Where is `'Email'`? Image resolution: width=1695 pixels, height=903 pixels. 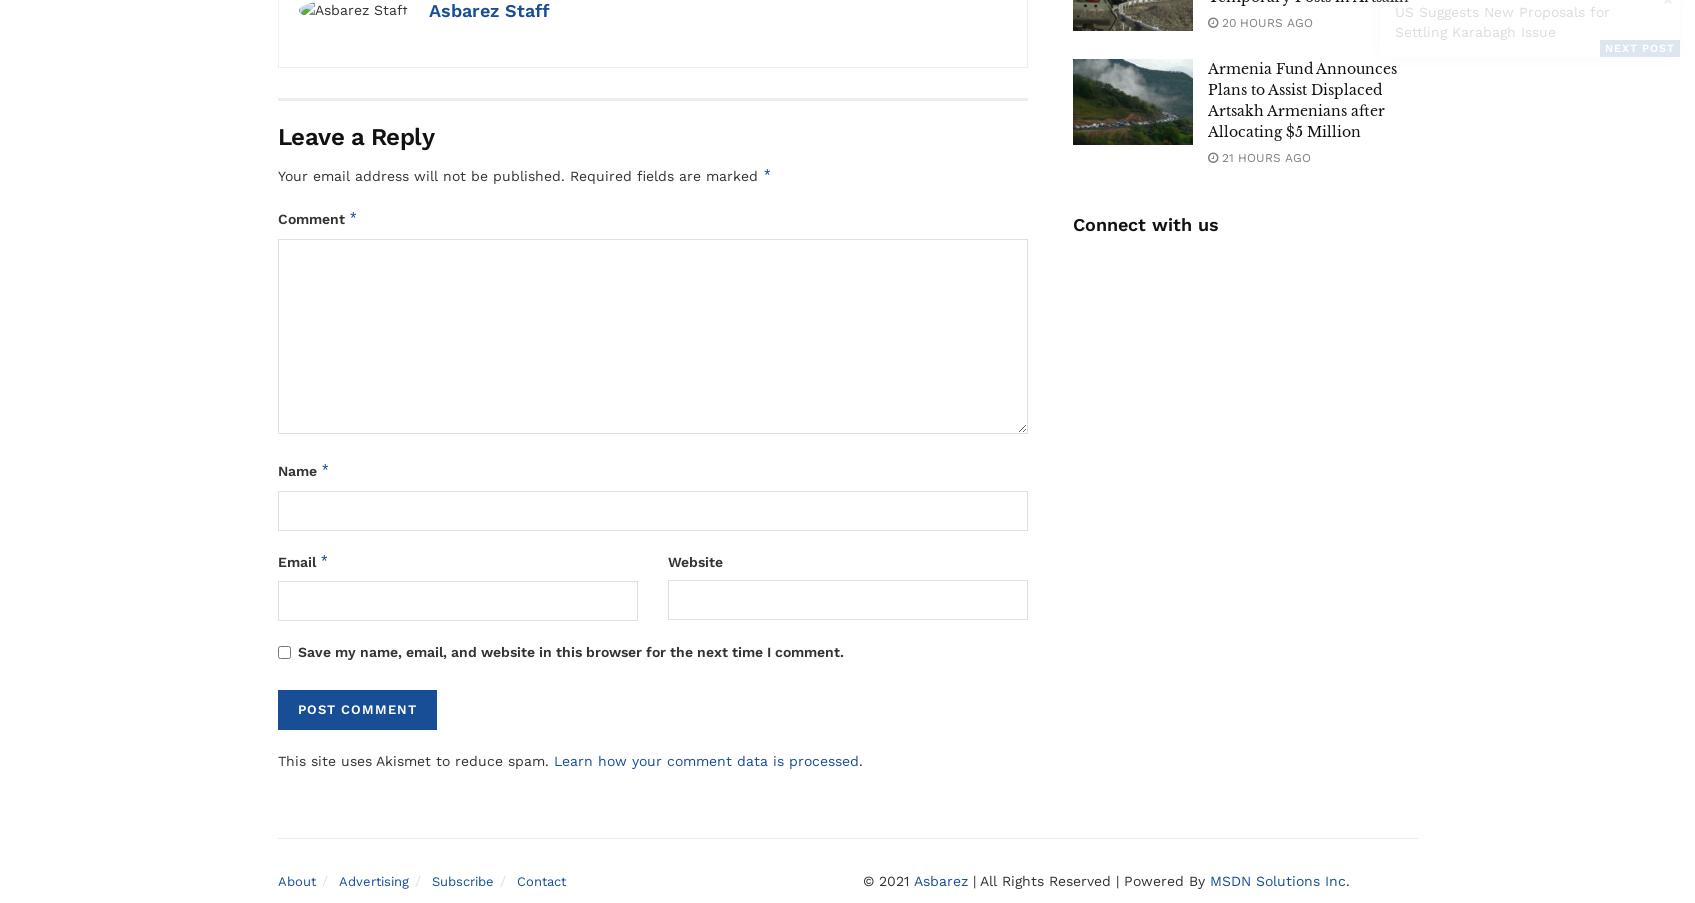
'Email' is located at coordinates (297, 560).